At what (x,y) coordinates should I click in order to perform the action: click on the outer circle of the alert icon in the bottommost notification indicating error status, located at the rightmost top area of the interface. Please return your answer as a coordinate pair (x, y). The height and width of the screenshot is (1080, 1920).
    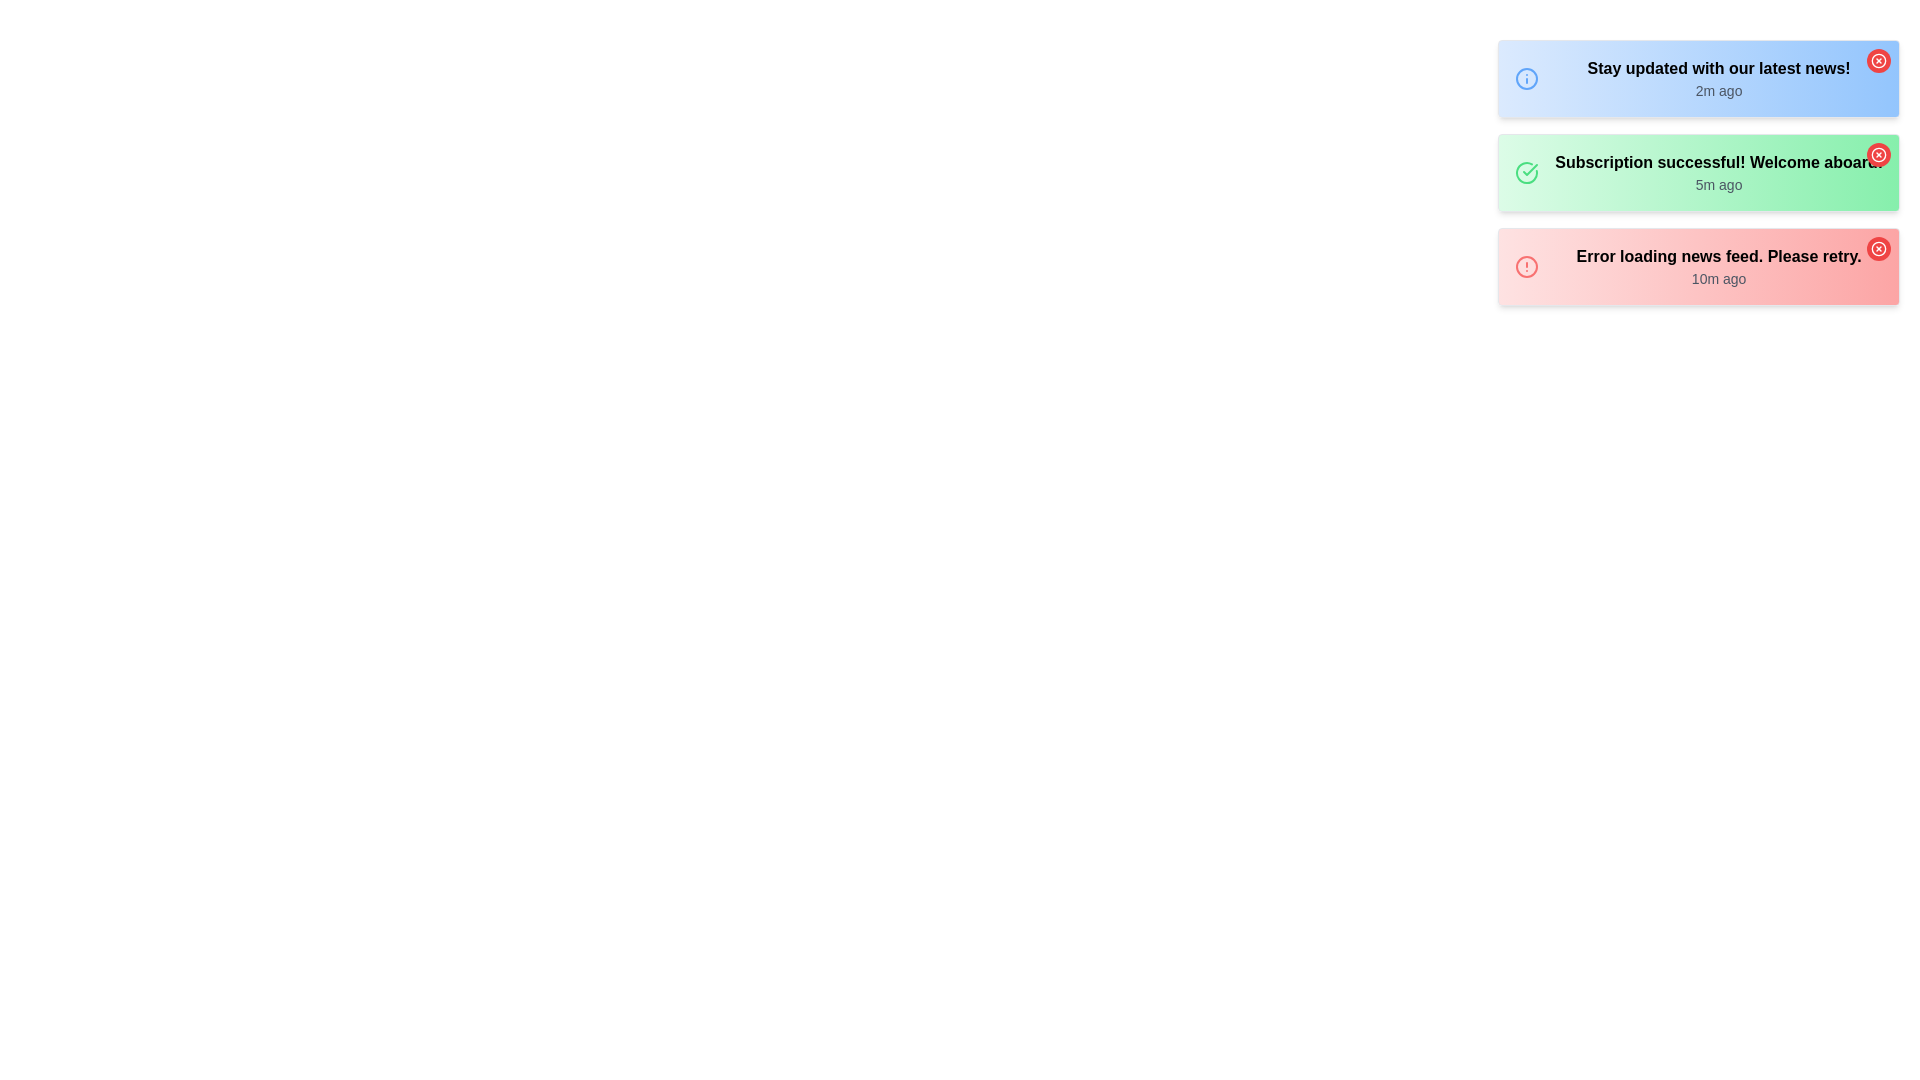
    Looking at the image, I should click on (1526, 265).